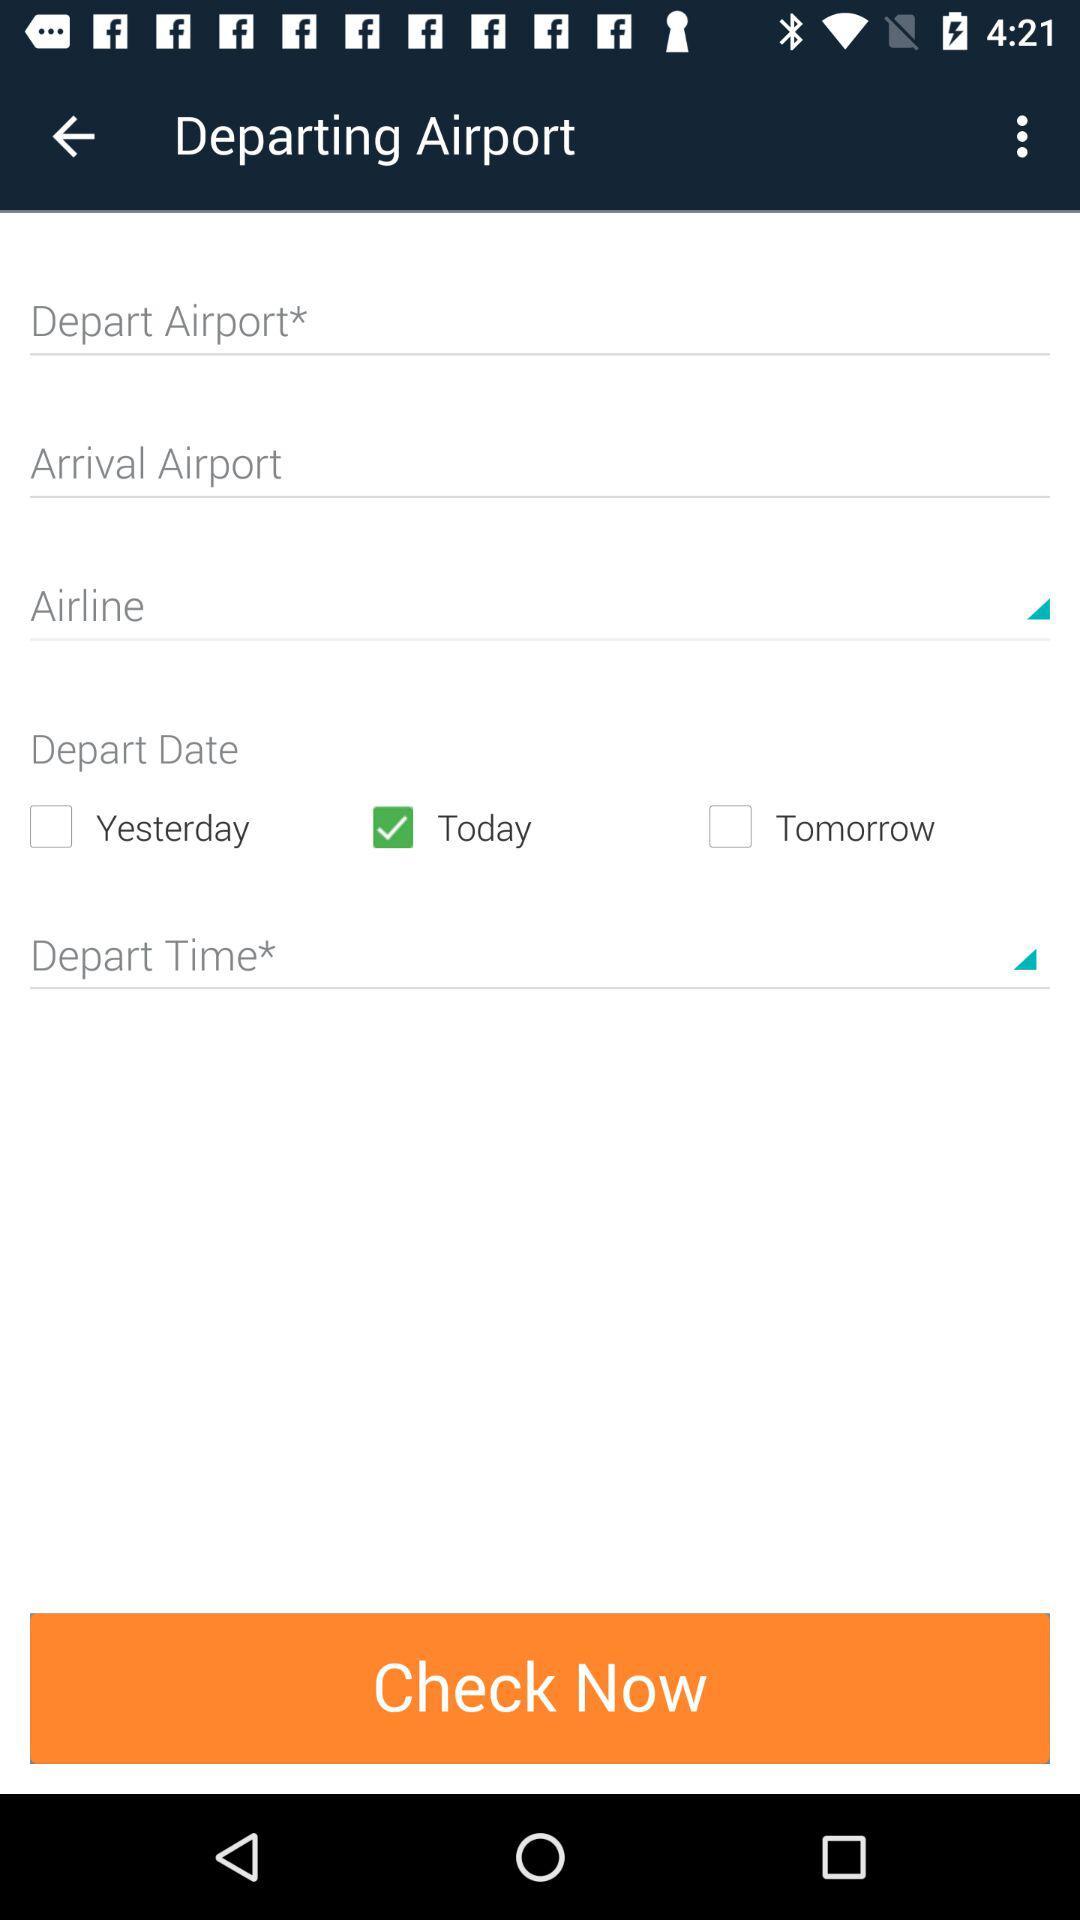  What do you see at coordinates (538, 826) in the screenshot?
I see `the item to the left of tomorrow` at bounding box center [538, 826].